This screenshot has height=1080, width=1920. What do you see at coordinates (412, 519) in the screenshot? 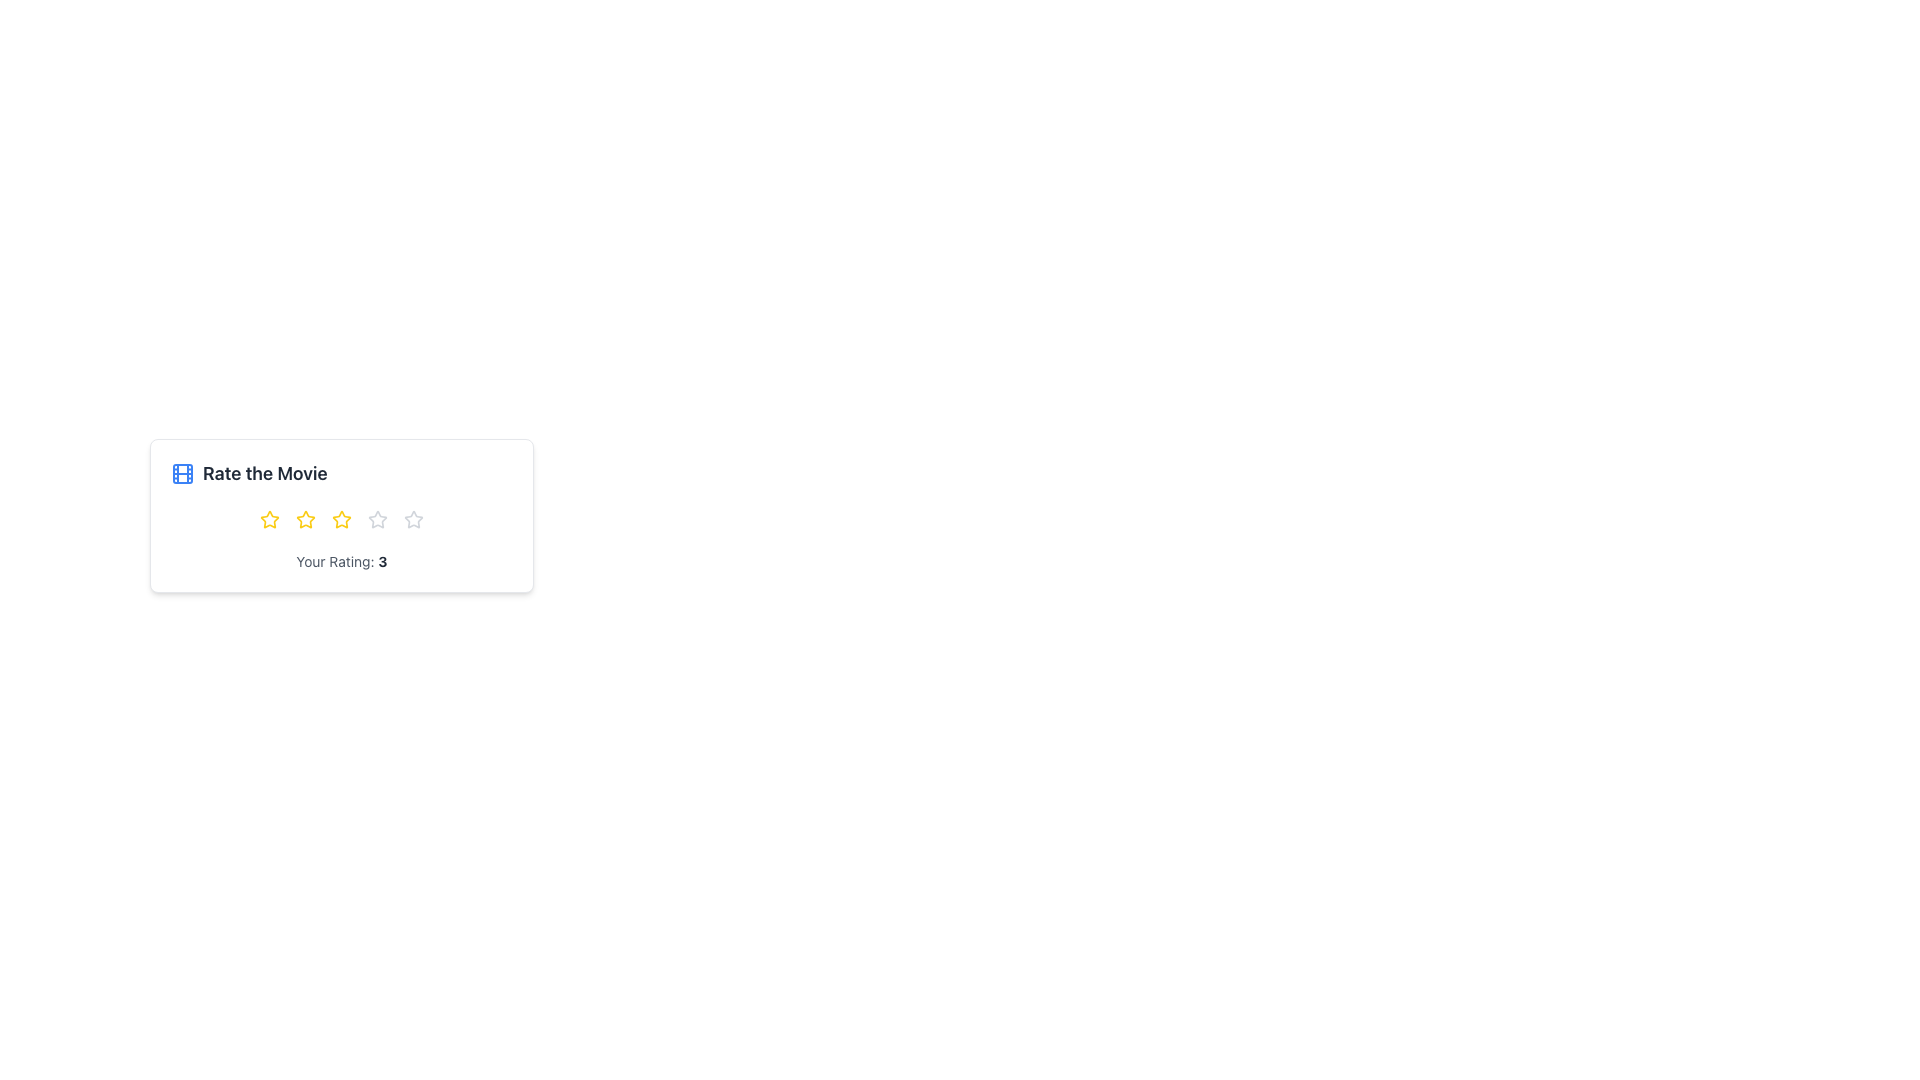
I see `the fifth star icon in the row of five stars below the 'Rate the Movie' title` at bounding box center [412, 519].